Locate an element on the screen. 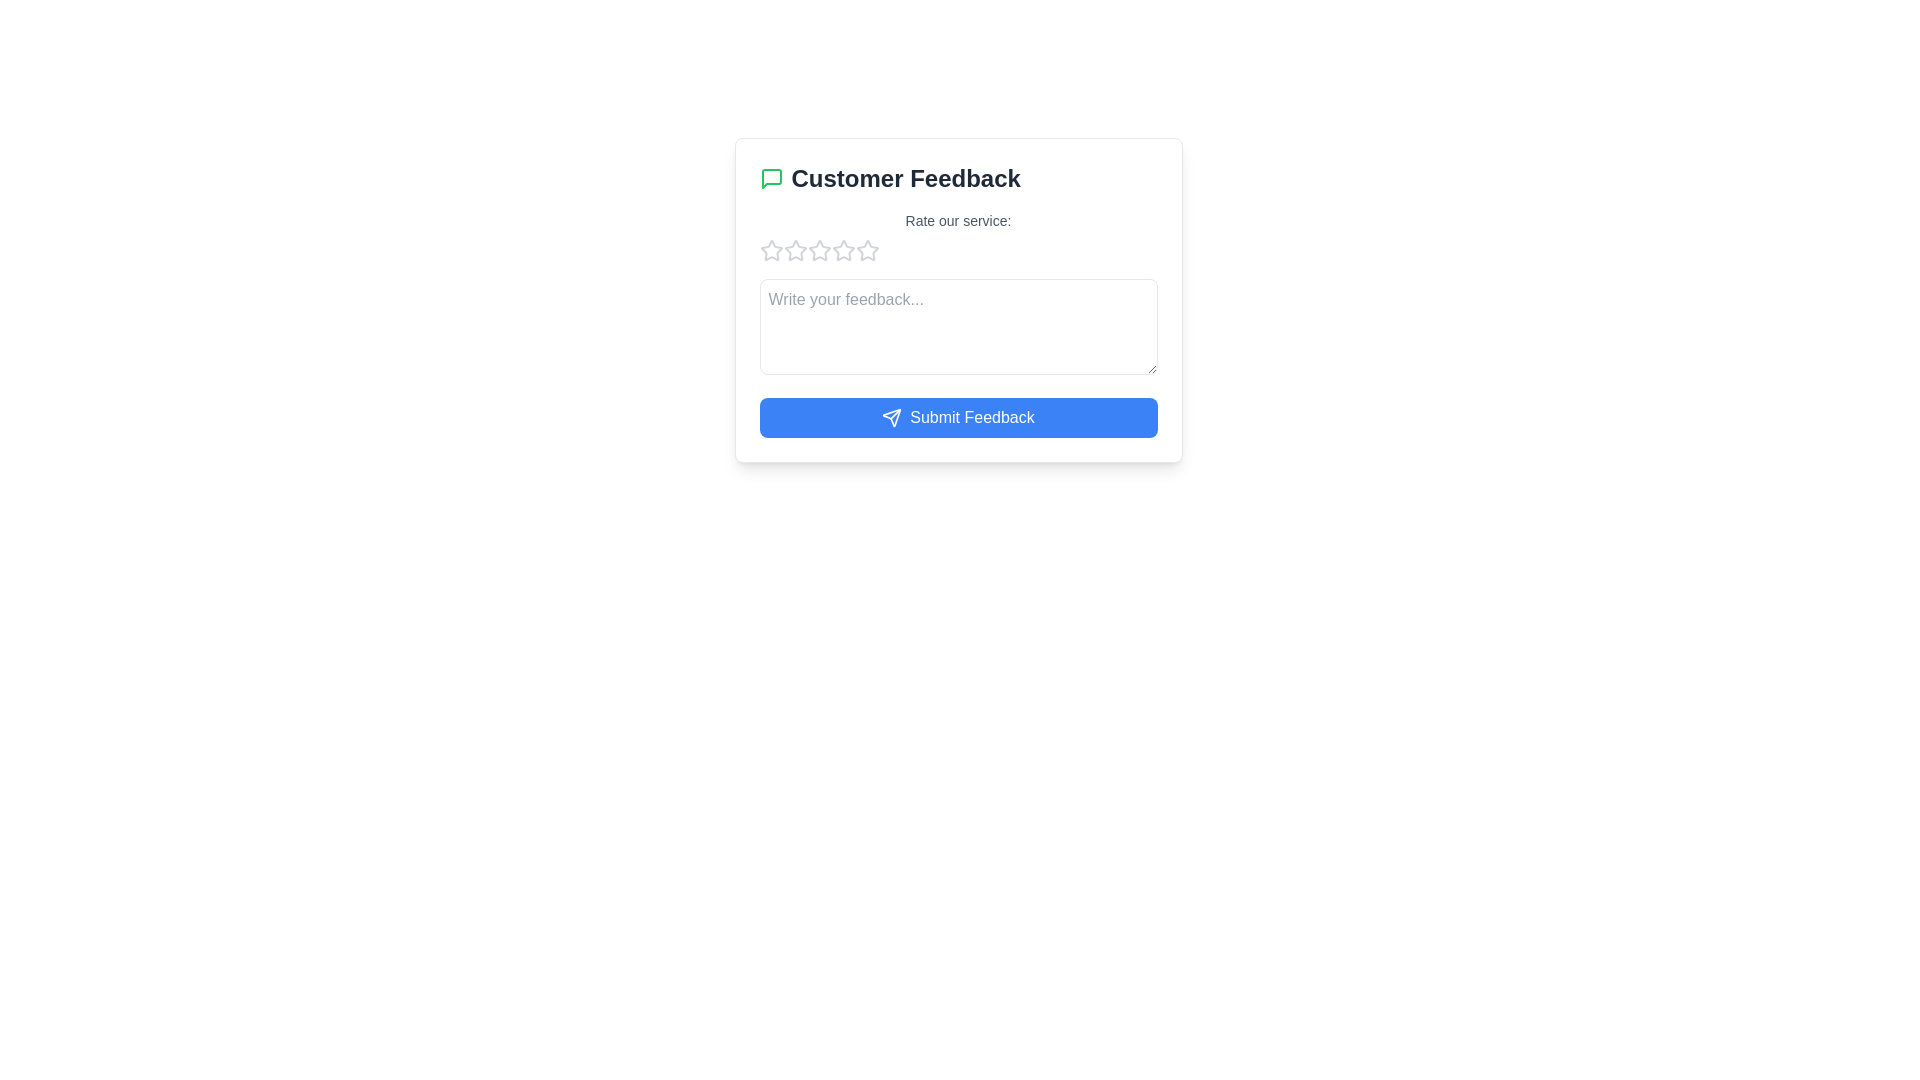 This screenshot has width=1920, height=1080. the third star-shaped rating icon, which is styled in light gray and located below the 'Rate our service' text is located at coordinates (794, 249).